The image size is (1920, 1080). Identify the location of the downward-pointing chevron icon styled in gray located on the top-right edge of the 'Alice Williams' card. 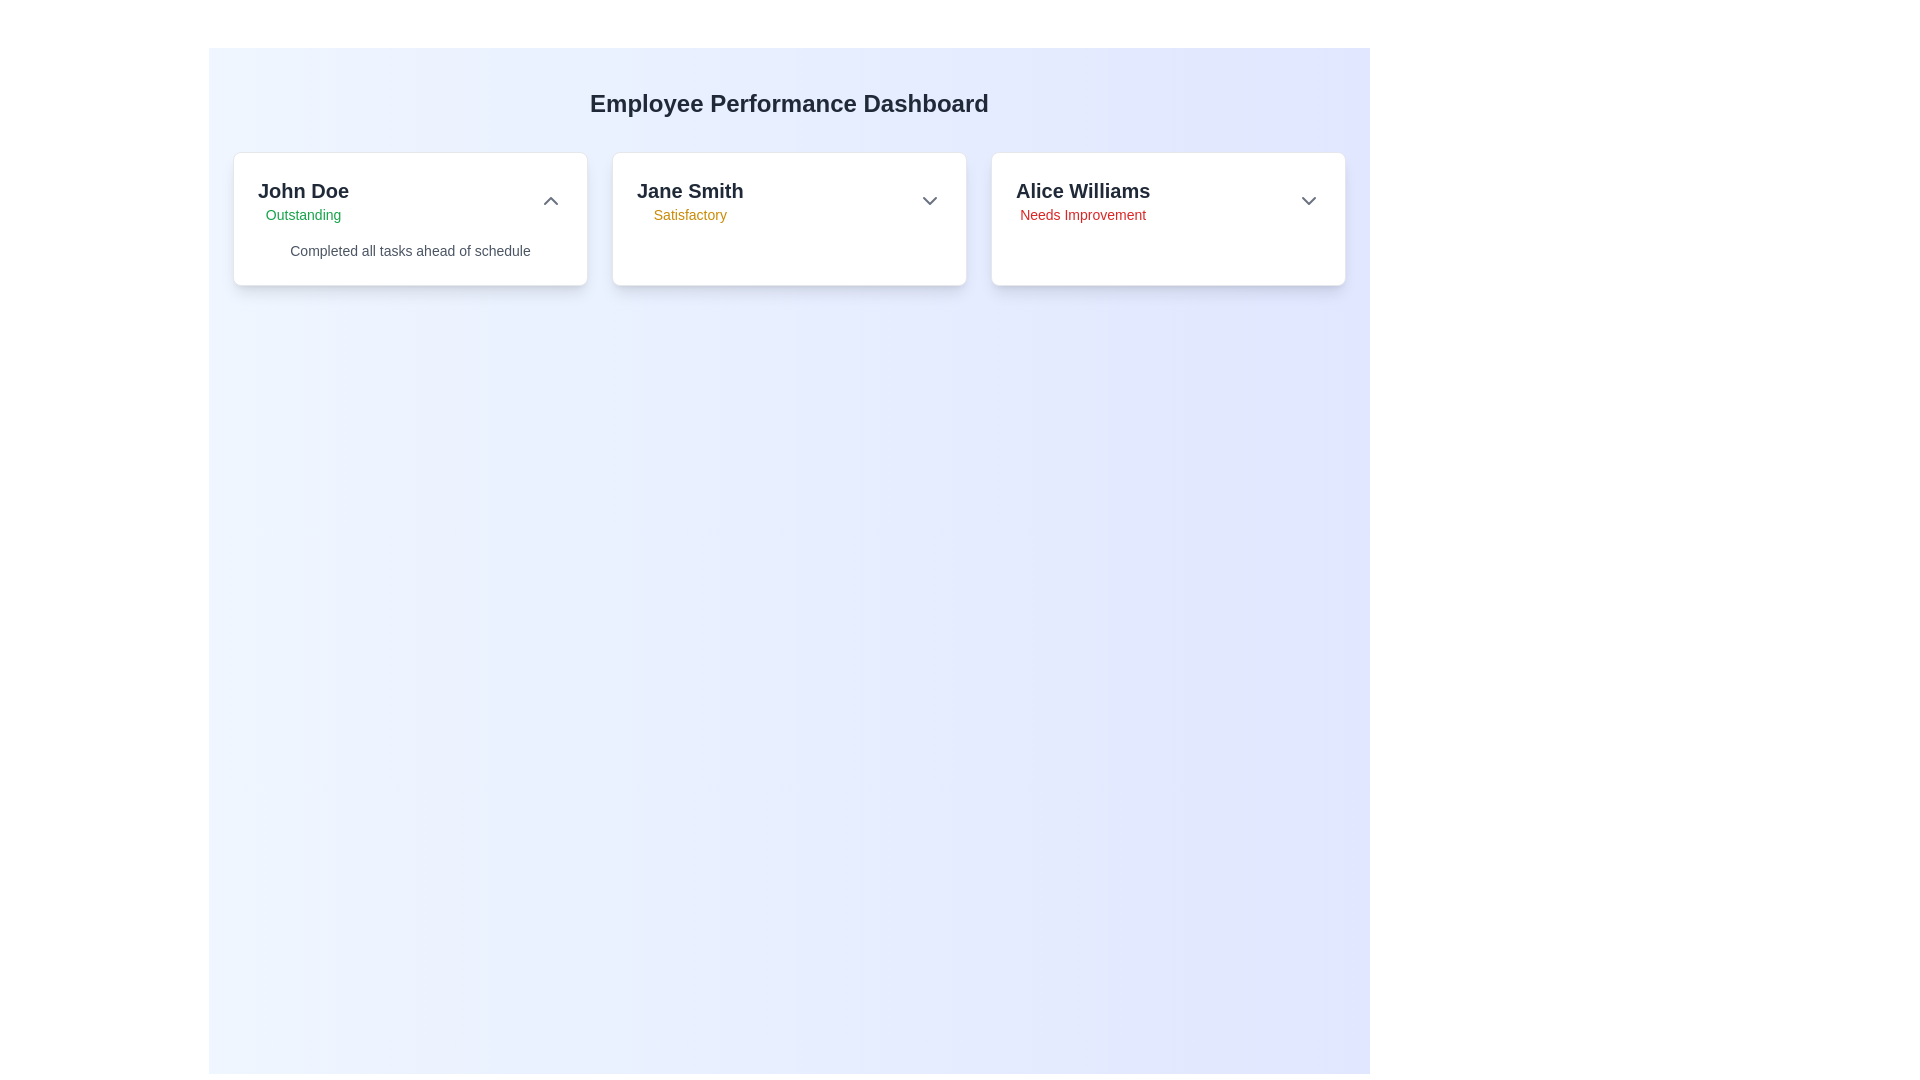
(1309, 200).